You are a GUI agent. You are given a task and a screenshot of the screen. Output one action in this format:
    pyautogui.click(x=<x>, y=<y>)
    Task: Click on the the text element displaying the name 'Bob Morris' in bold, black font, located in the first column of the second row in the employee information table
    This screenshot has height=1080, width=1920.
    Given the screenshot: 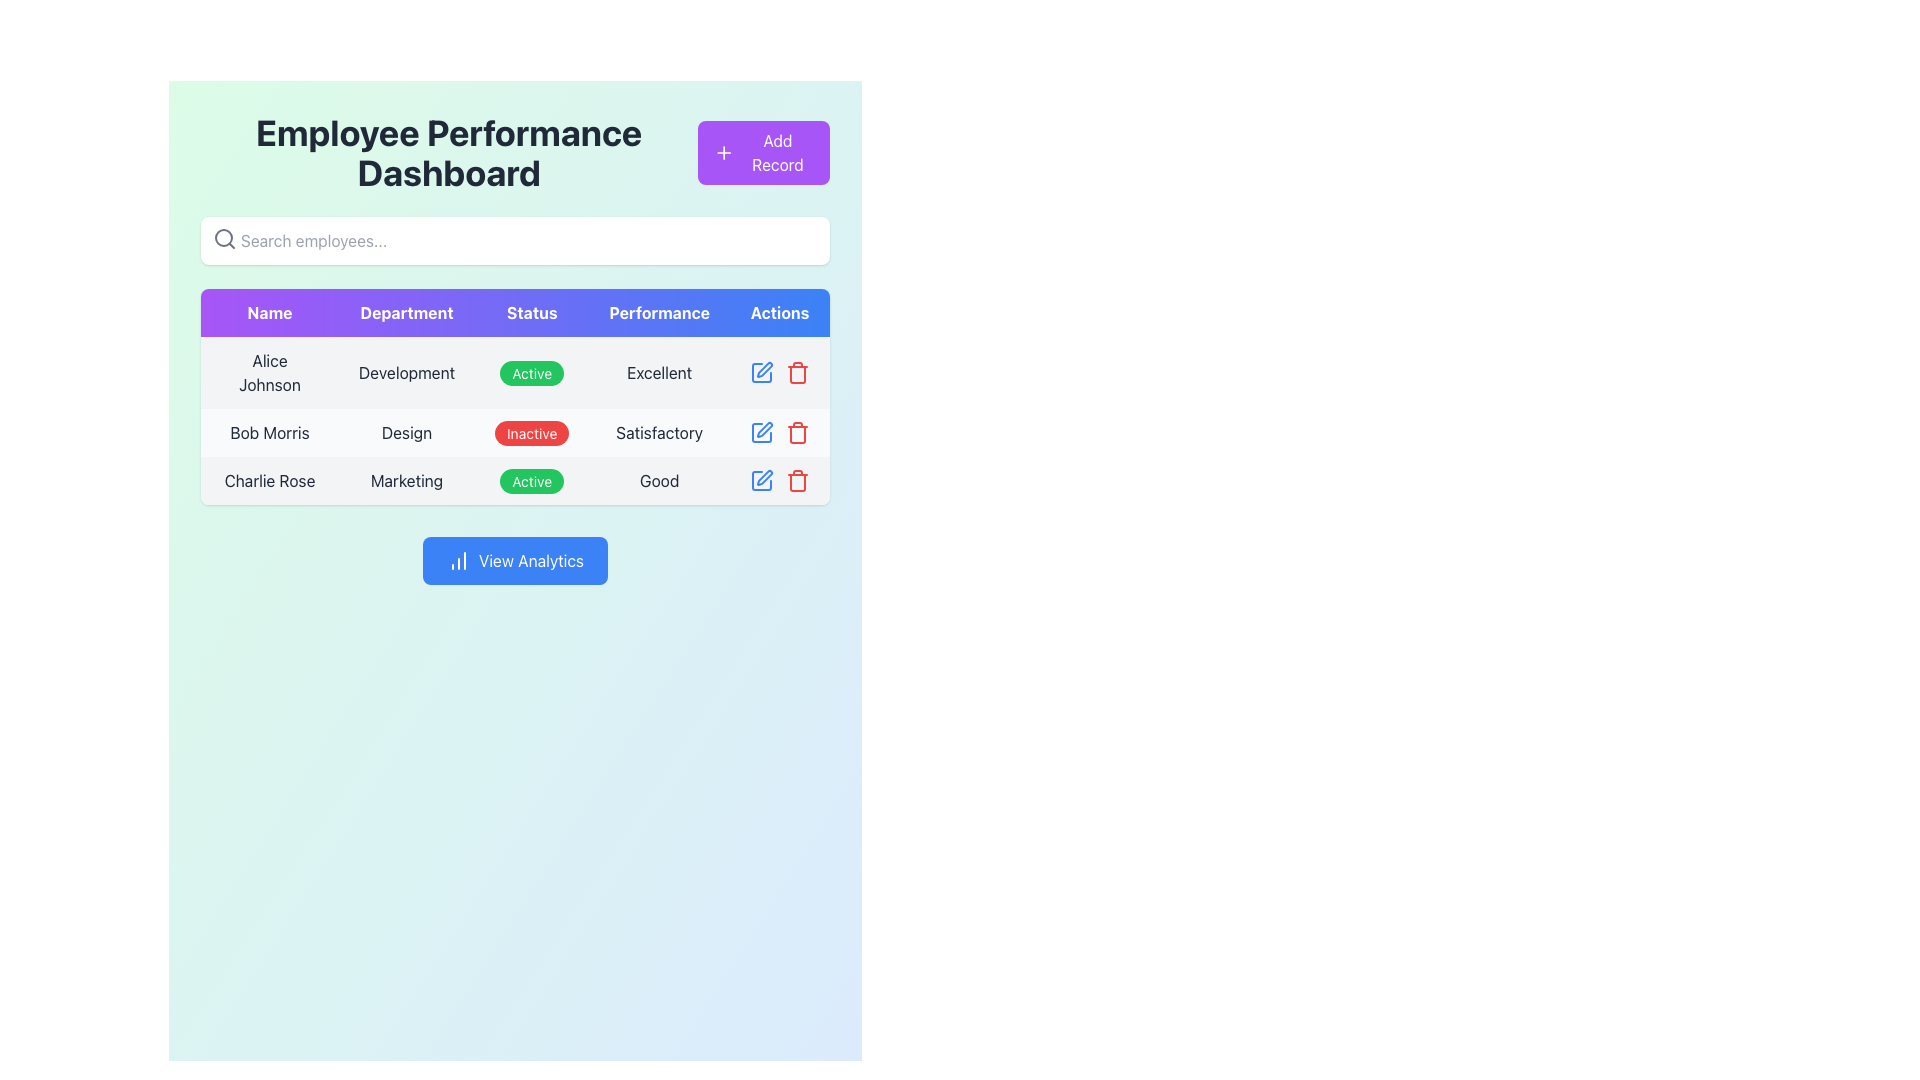 What is the action you would take?
    pyautogui.click(x=268, y=431)
    